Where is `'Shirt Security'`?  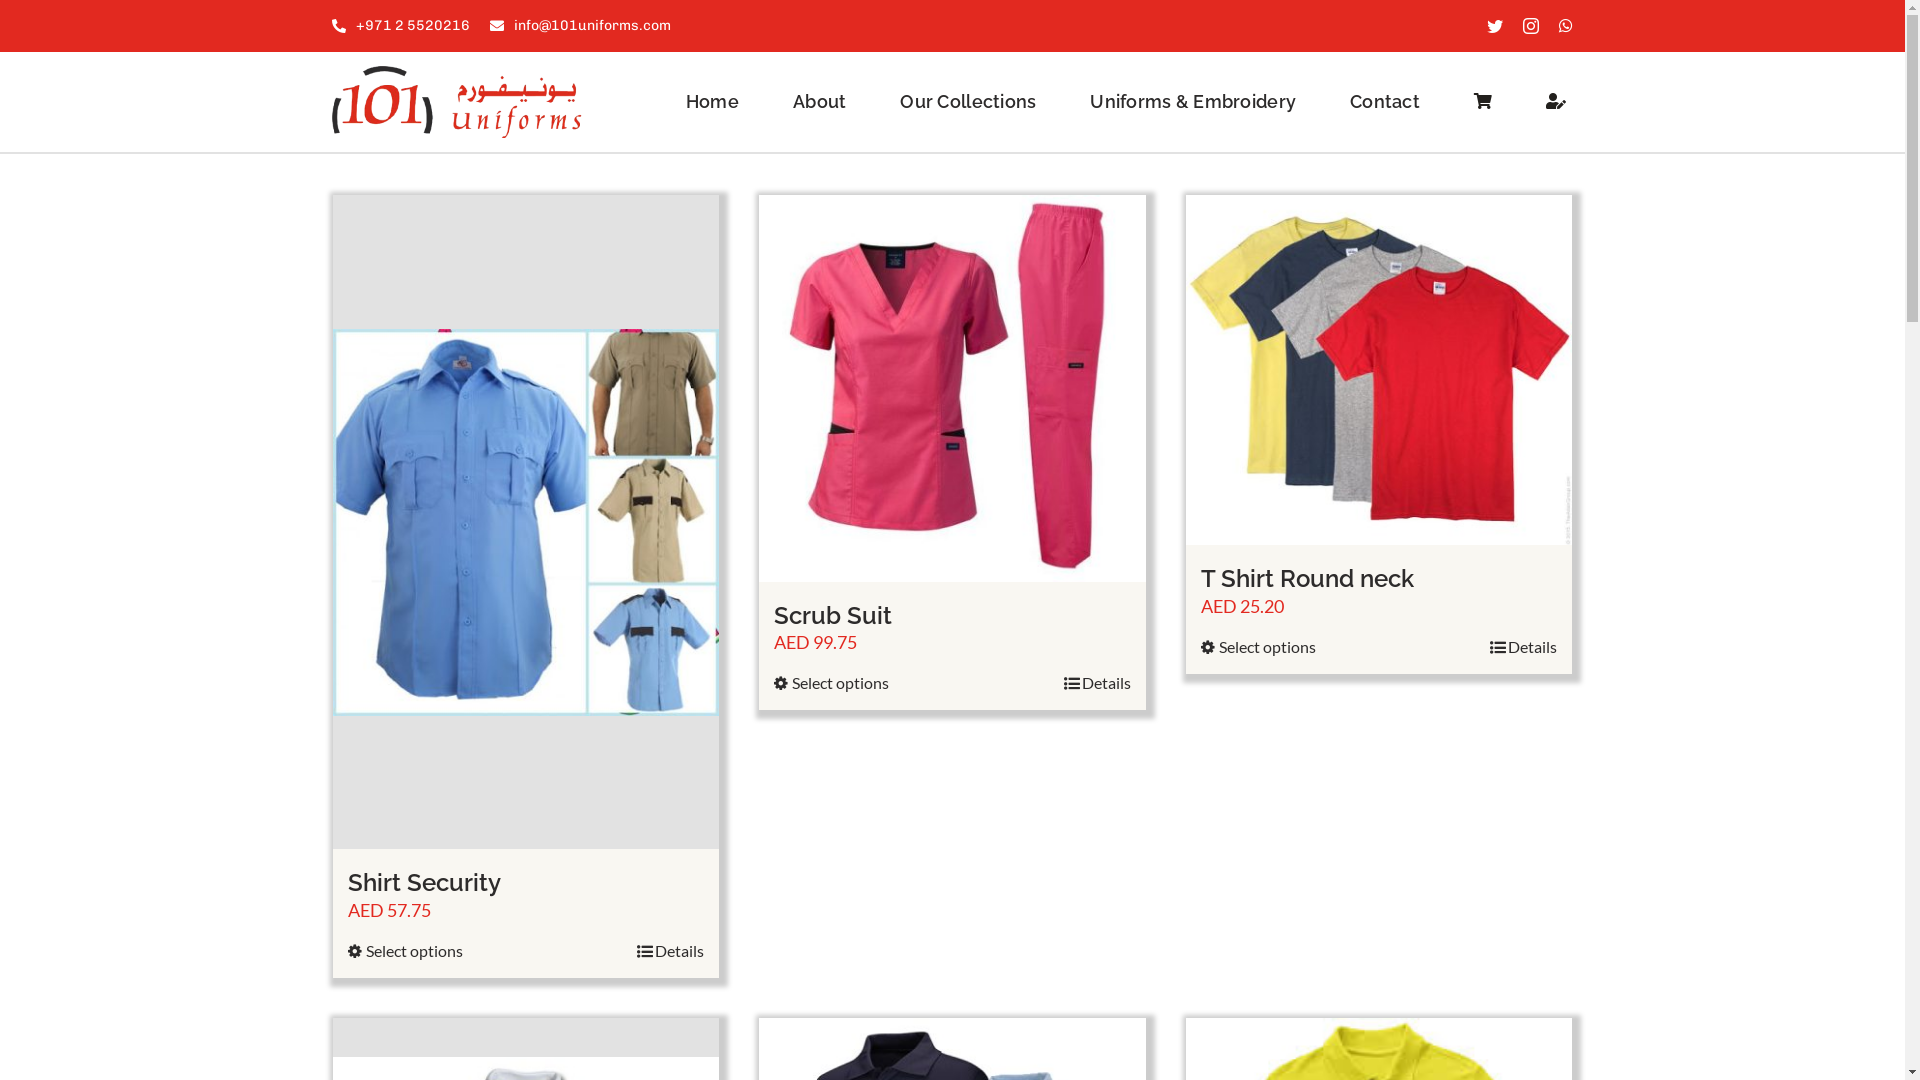
'Shirt Security' is located at coordinates (423, 881).